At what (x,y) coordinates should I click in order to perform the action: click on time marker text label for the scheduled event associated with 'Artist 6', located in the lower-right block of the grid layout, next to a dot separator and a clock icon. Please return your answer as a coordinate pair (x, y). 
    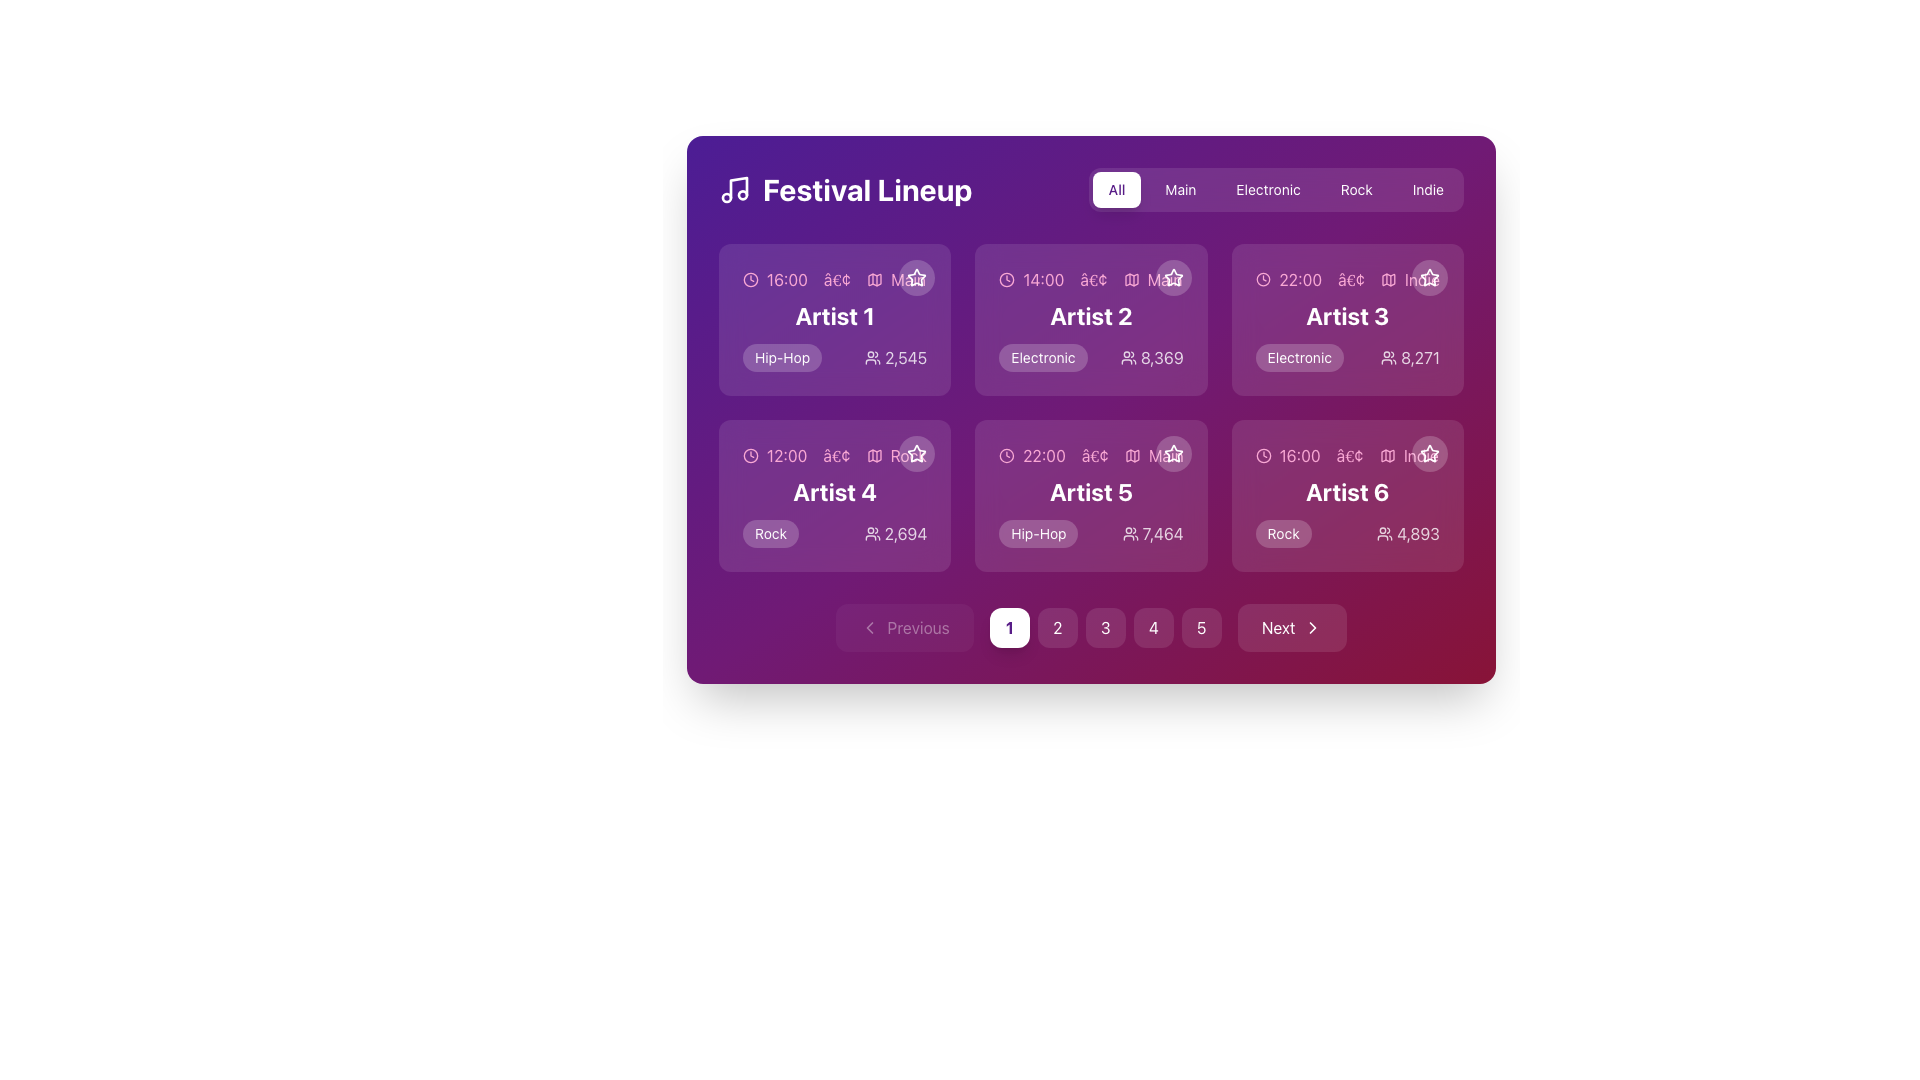
    Looking at the image, I should click on (1300, 455).